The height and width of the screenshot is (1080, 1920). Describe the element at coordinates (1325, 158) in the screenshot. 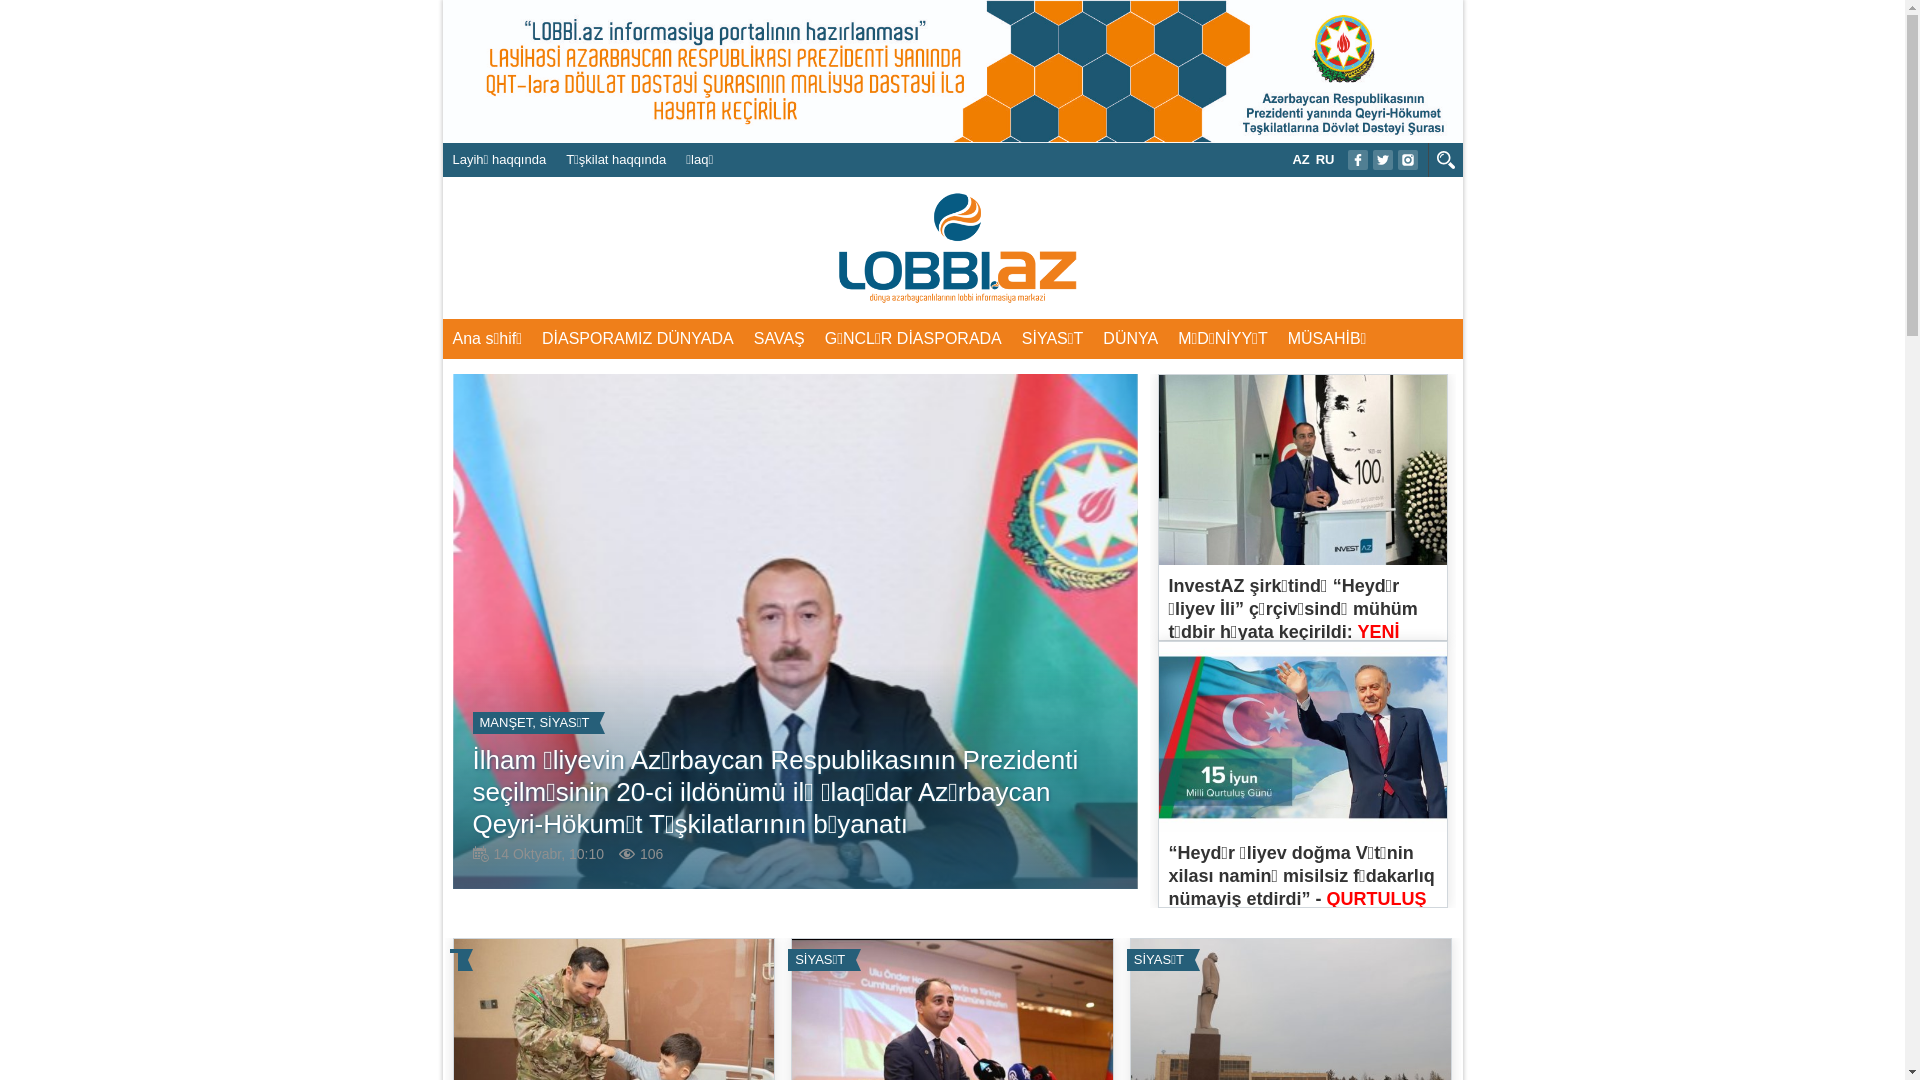

I see `'RU'` at that location.